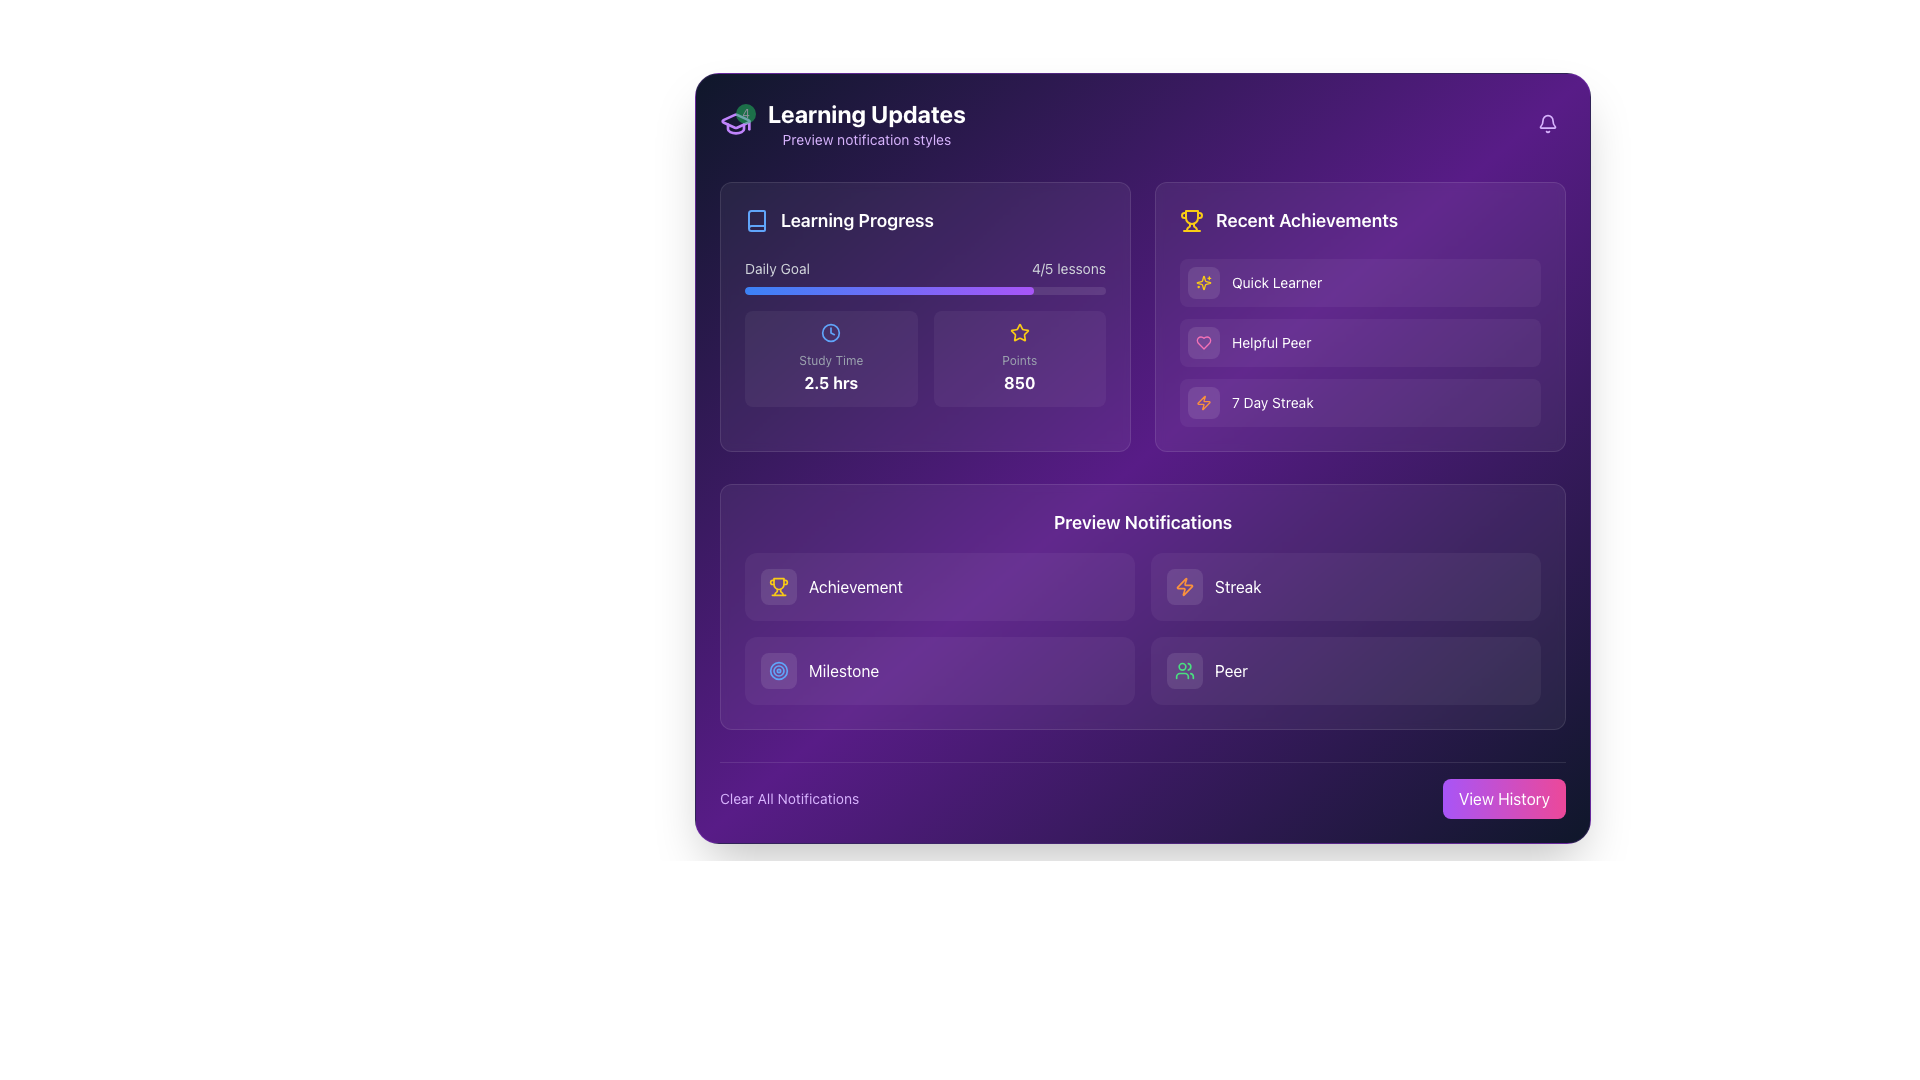 The height and width of the screenshot is (1080, 1920). I want to click on the text label displaying 'Milestone' in white, capitalized font on a vibrant purple background, located in the bottom left of the notification block, so click(844, 671).